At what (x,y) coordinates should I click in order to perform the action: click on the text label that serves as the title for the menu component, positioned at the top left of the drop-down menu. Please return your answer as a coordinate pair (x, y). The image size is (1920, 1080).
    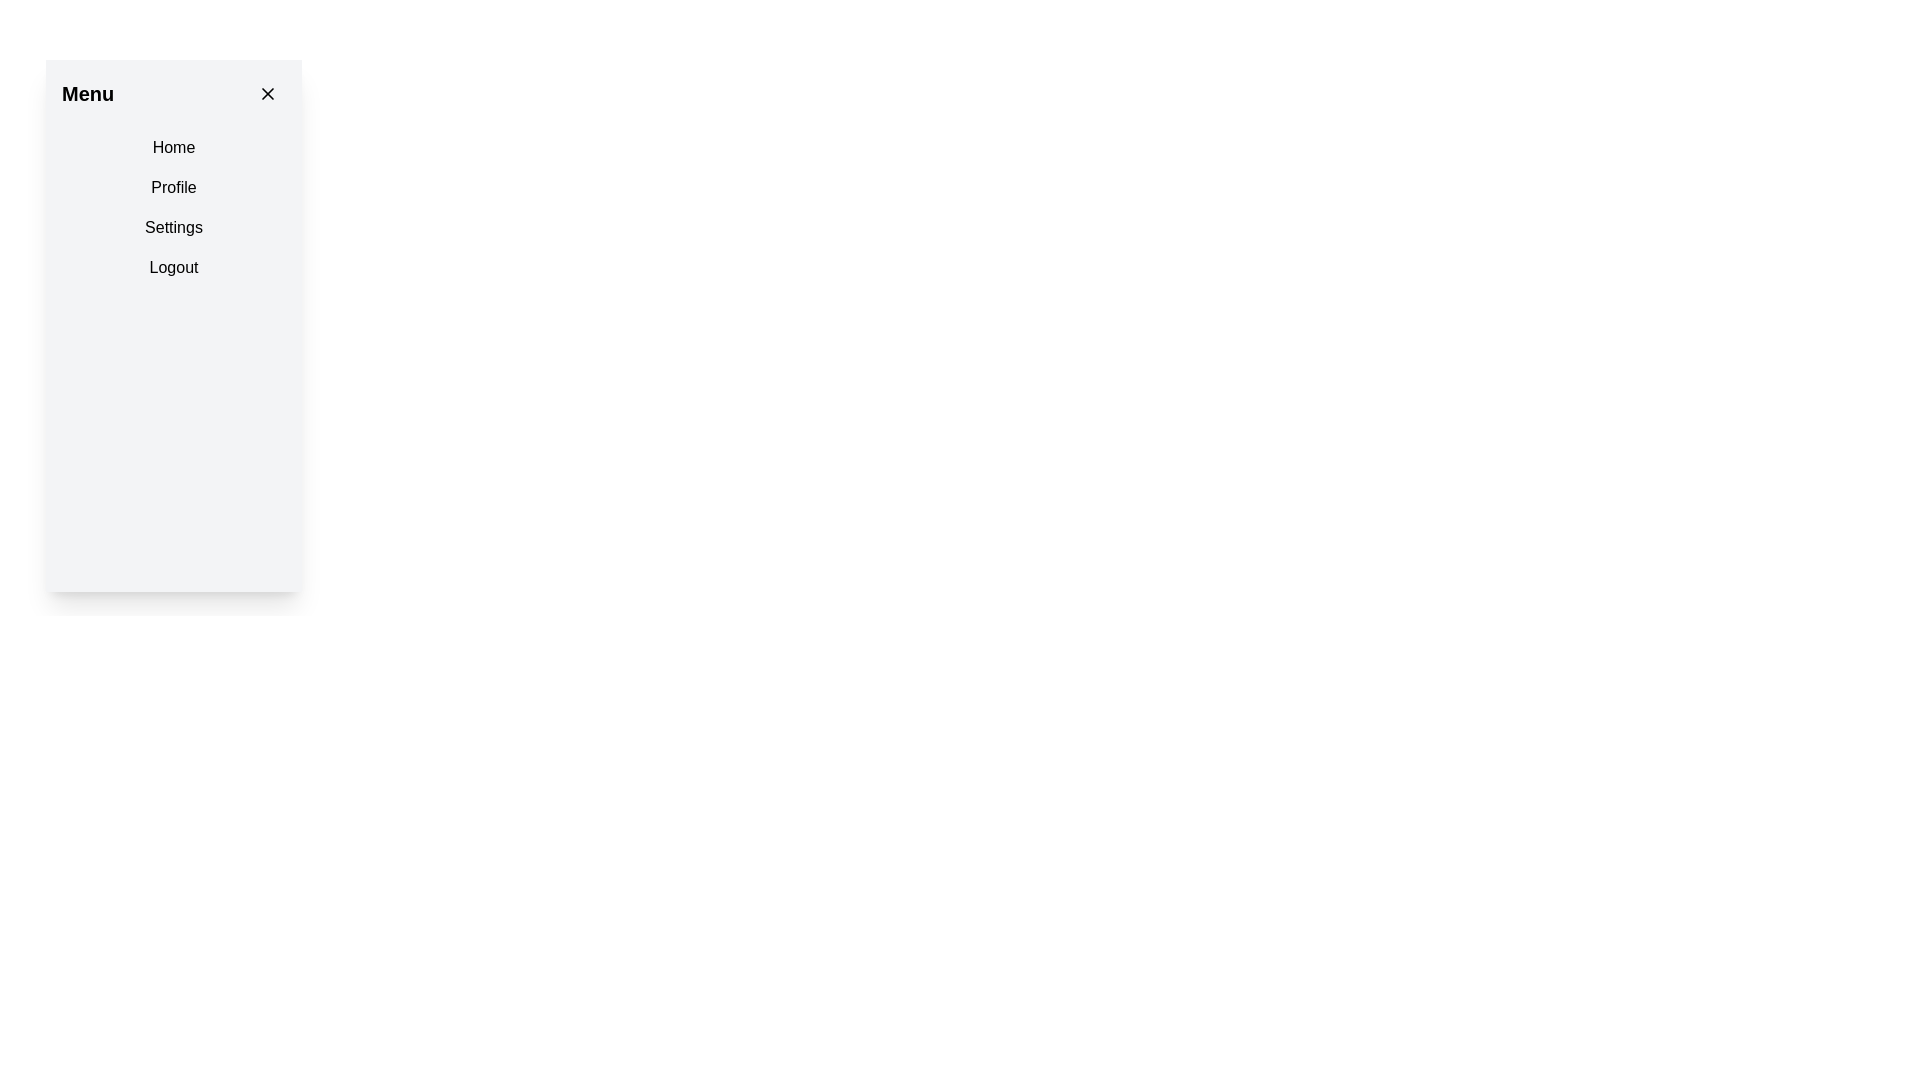
    Looking at the image, I should click on (87, 93).